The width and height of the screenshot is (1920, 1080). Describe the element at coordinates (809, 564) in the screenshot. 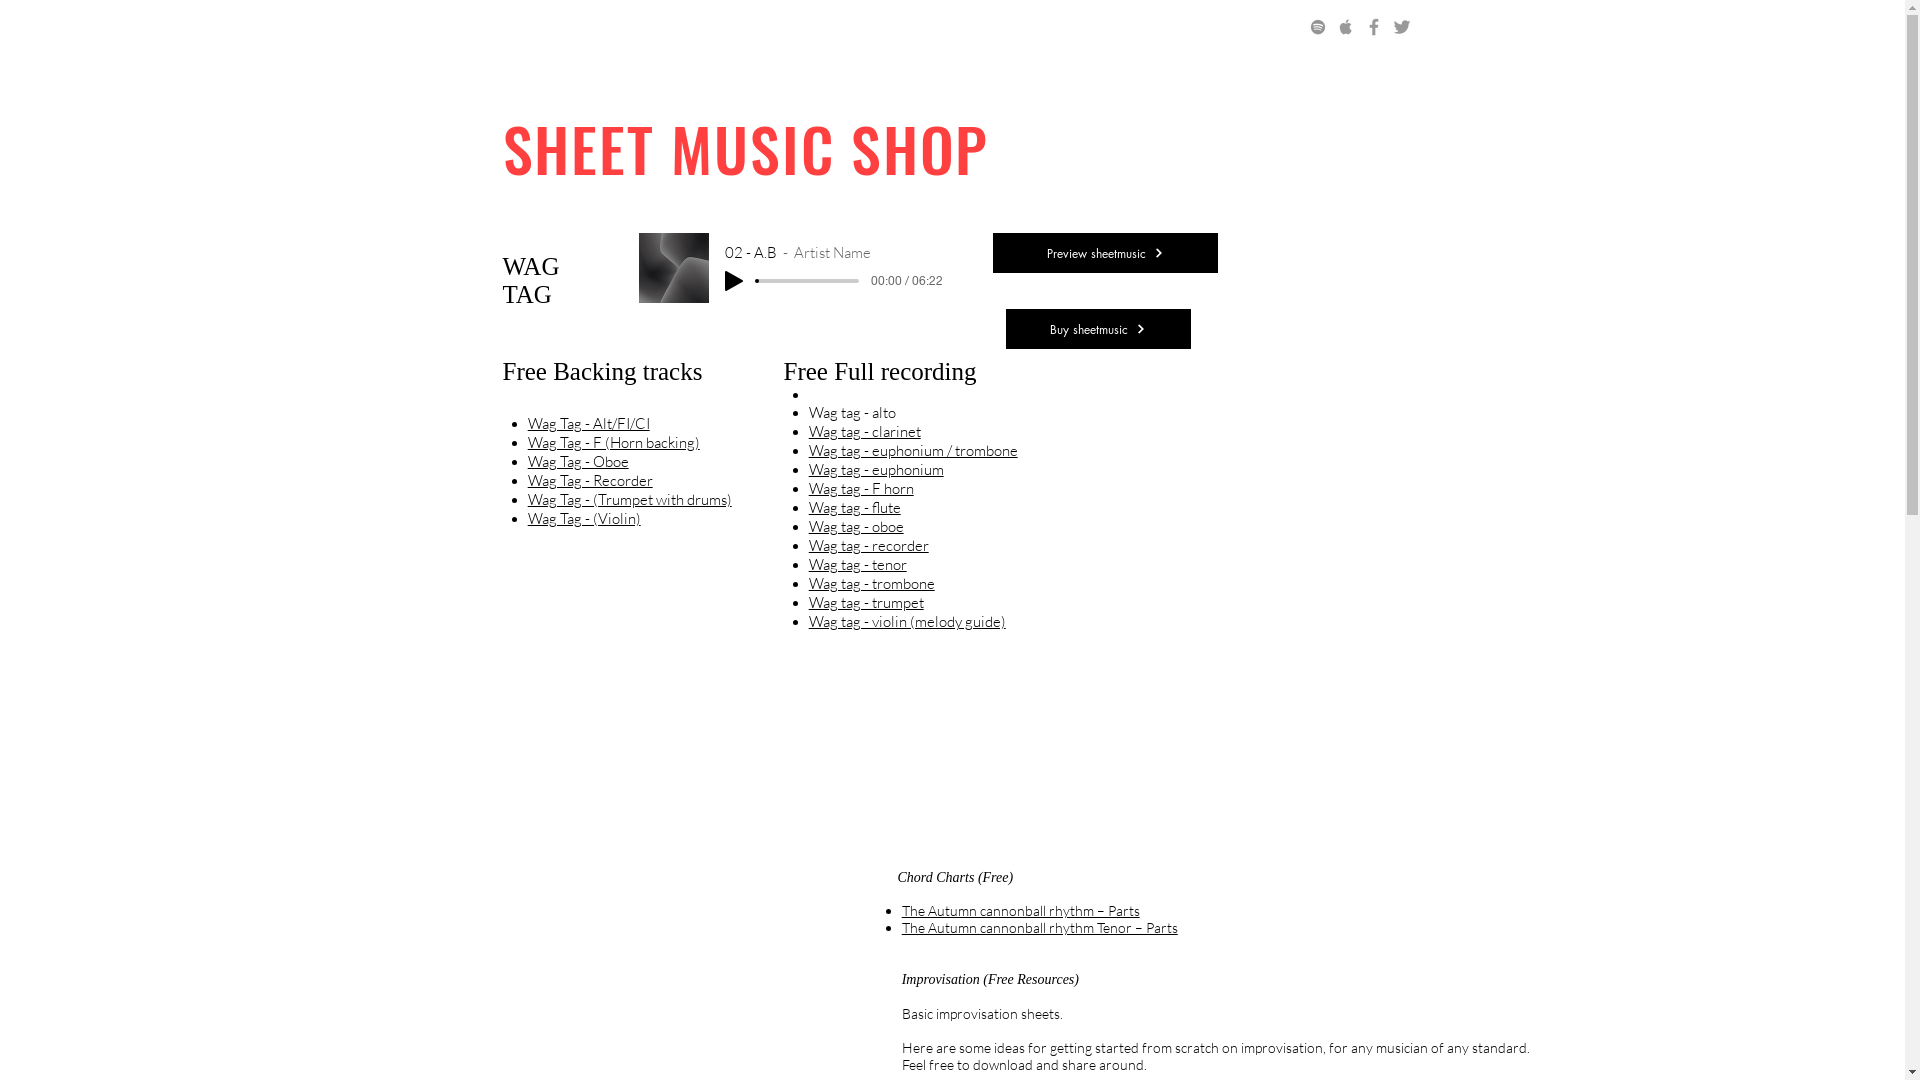

I see `'Wag tag - tenor'` at that location.